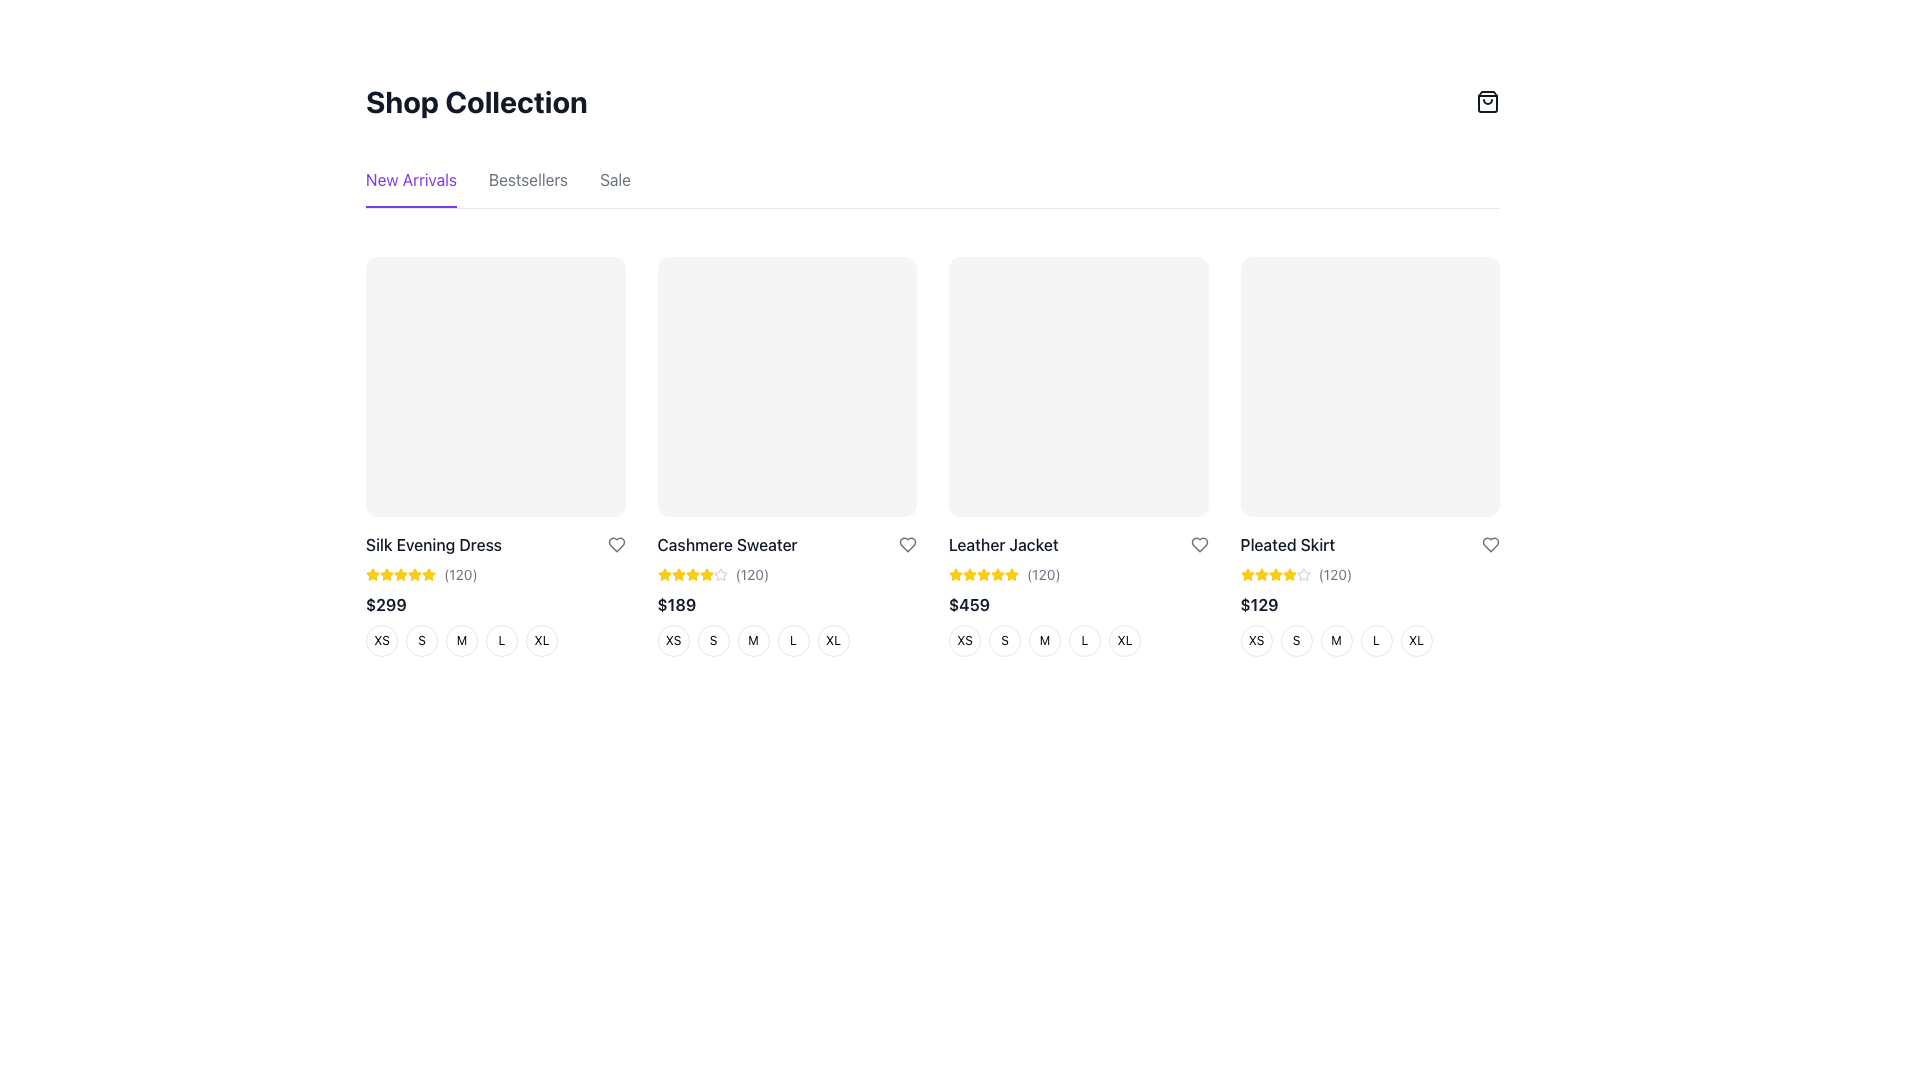 Image resolution: width=1920 pixels, height=1080 pixels. Describe the element at coordinates (1303, 574) in the screenshot. I see `the fifth rating star icon under the 'Pleated Skirt' product, which indicates the user's rating in the five-star rating system` at that location.